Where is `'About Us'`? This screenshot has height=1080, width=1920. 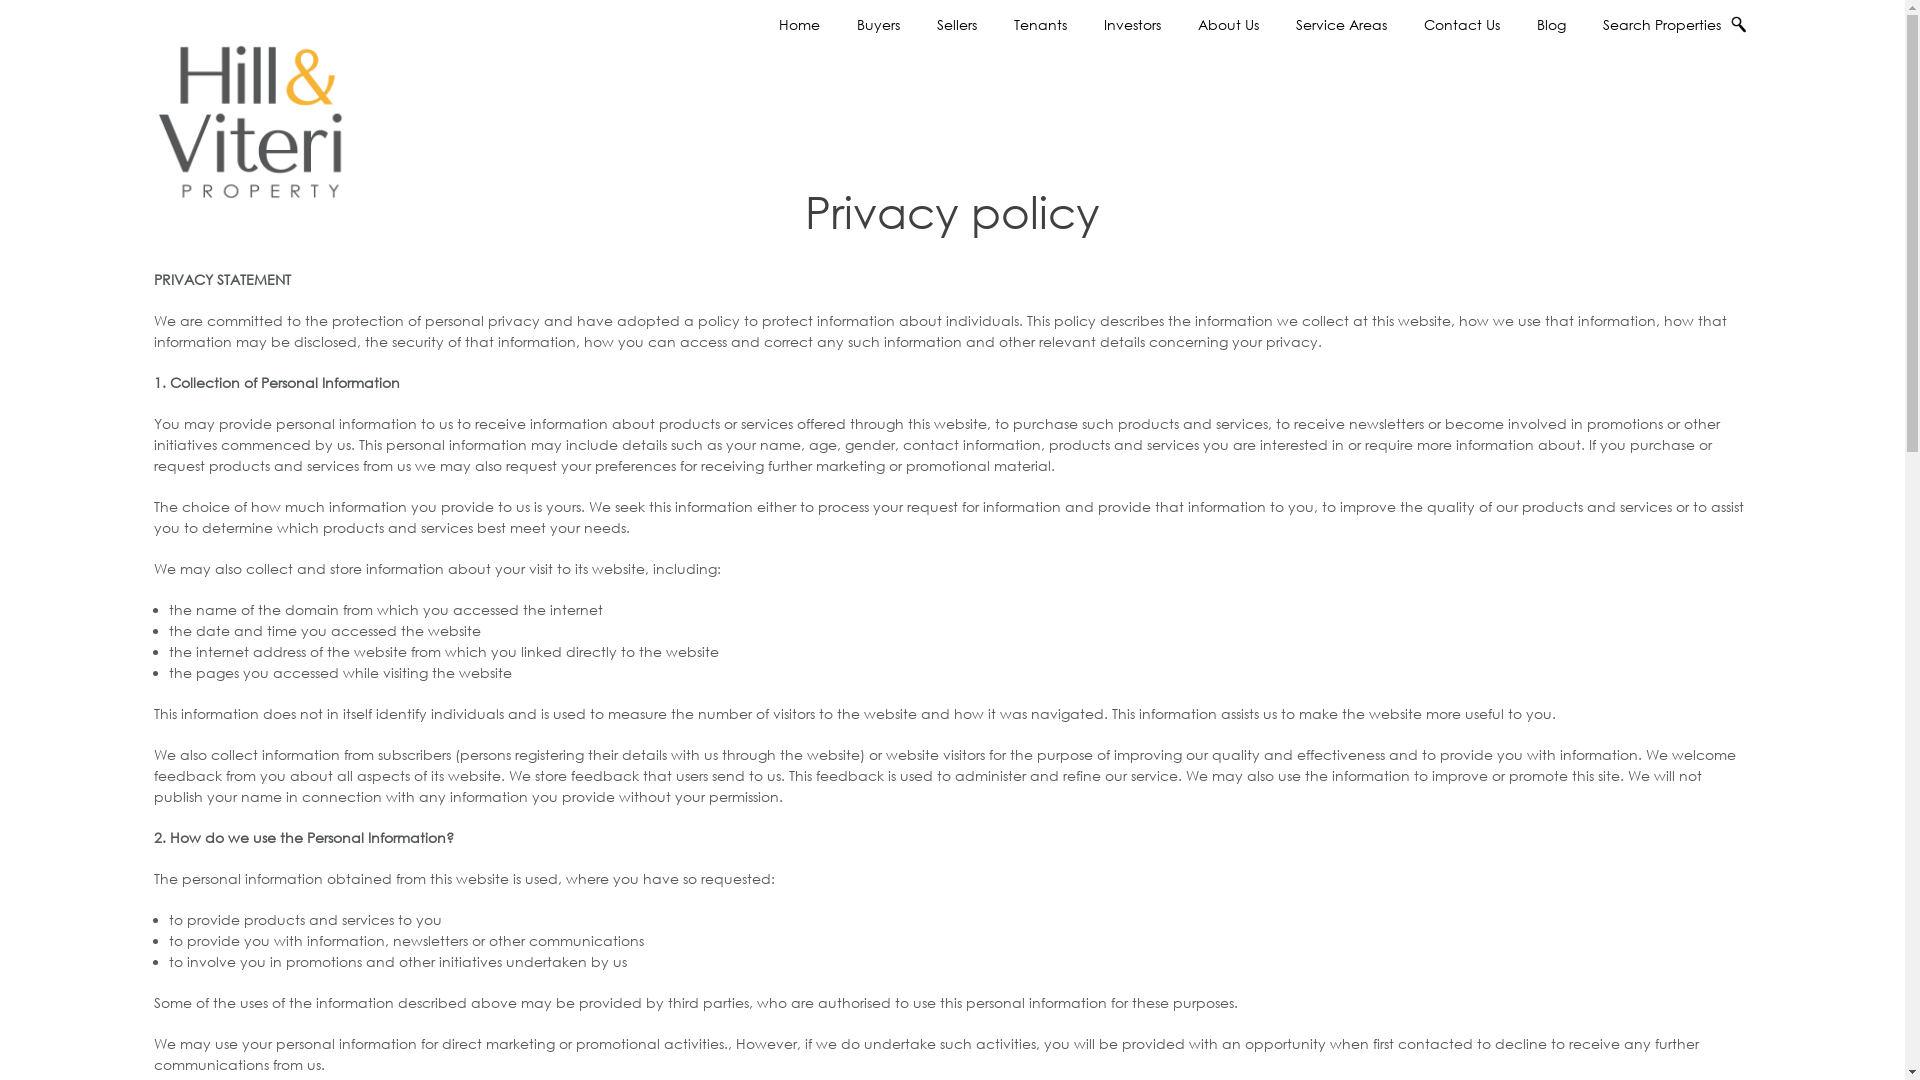
'About Us' is located at coordinates (1227, 24).